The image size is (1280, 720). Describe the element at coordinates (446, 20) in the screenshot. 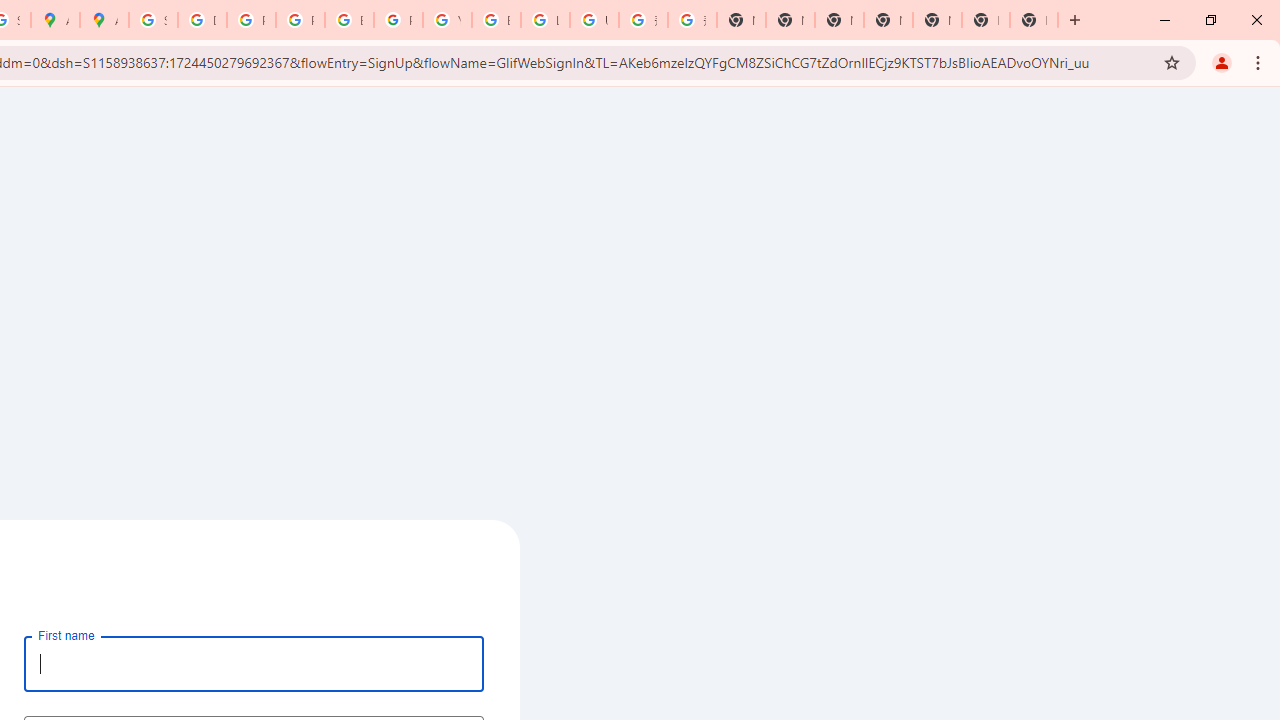

I see `'YouTube'` at that location.